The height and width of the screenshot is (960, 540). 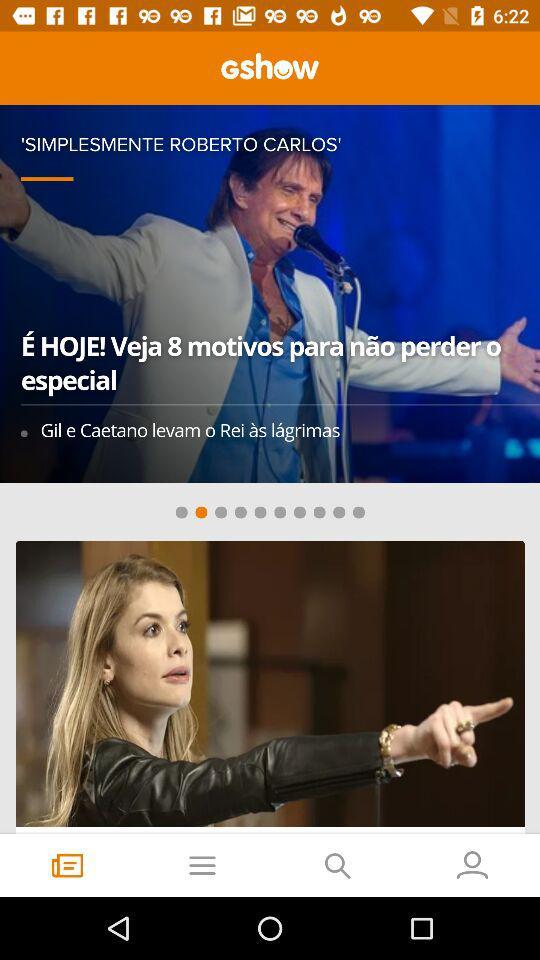 What do you see at coordinates (270, 68) in the screenshot?
I see `the sliders icon` at bounding box center [270, 68].